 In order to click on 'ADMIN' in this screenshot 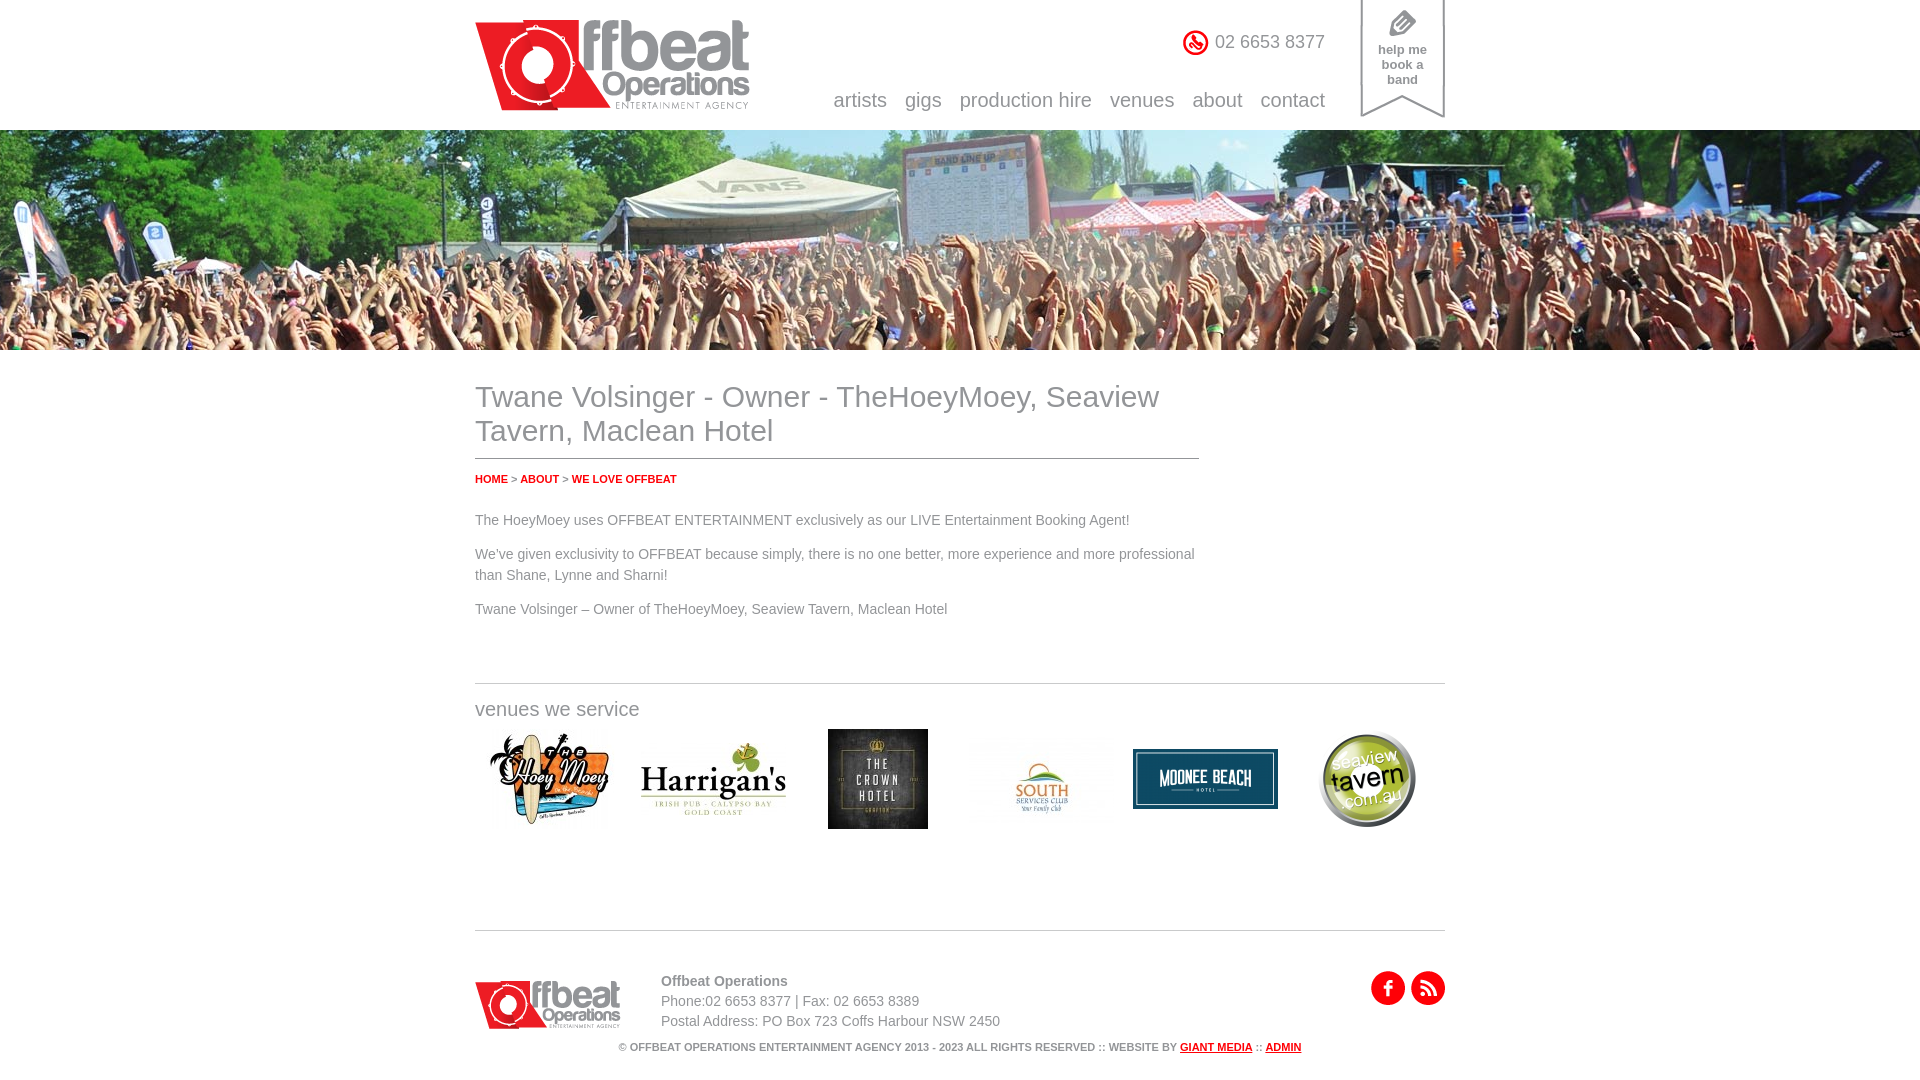, I will do `click(1282, 1045)`.